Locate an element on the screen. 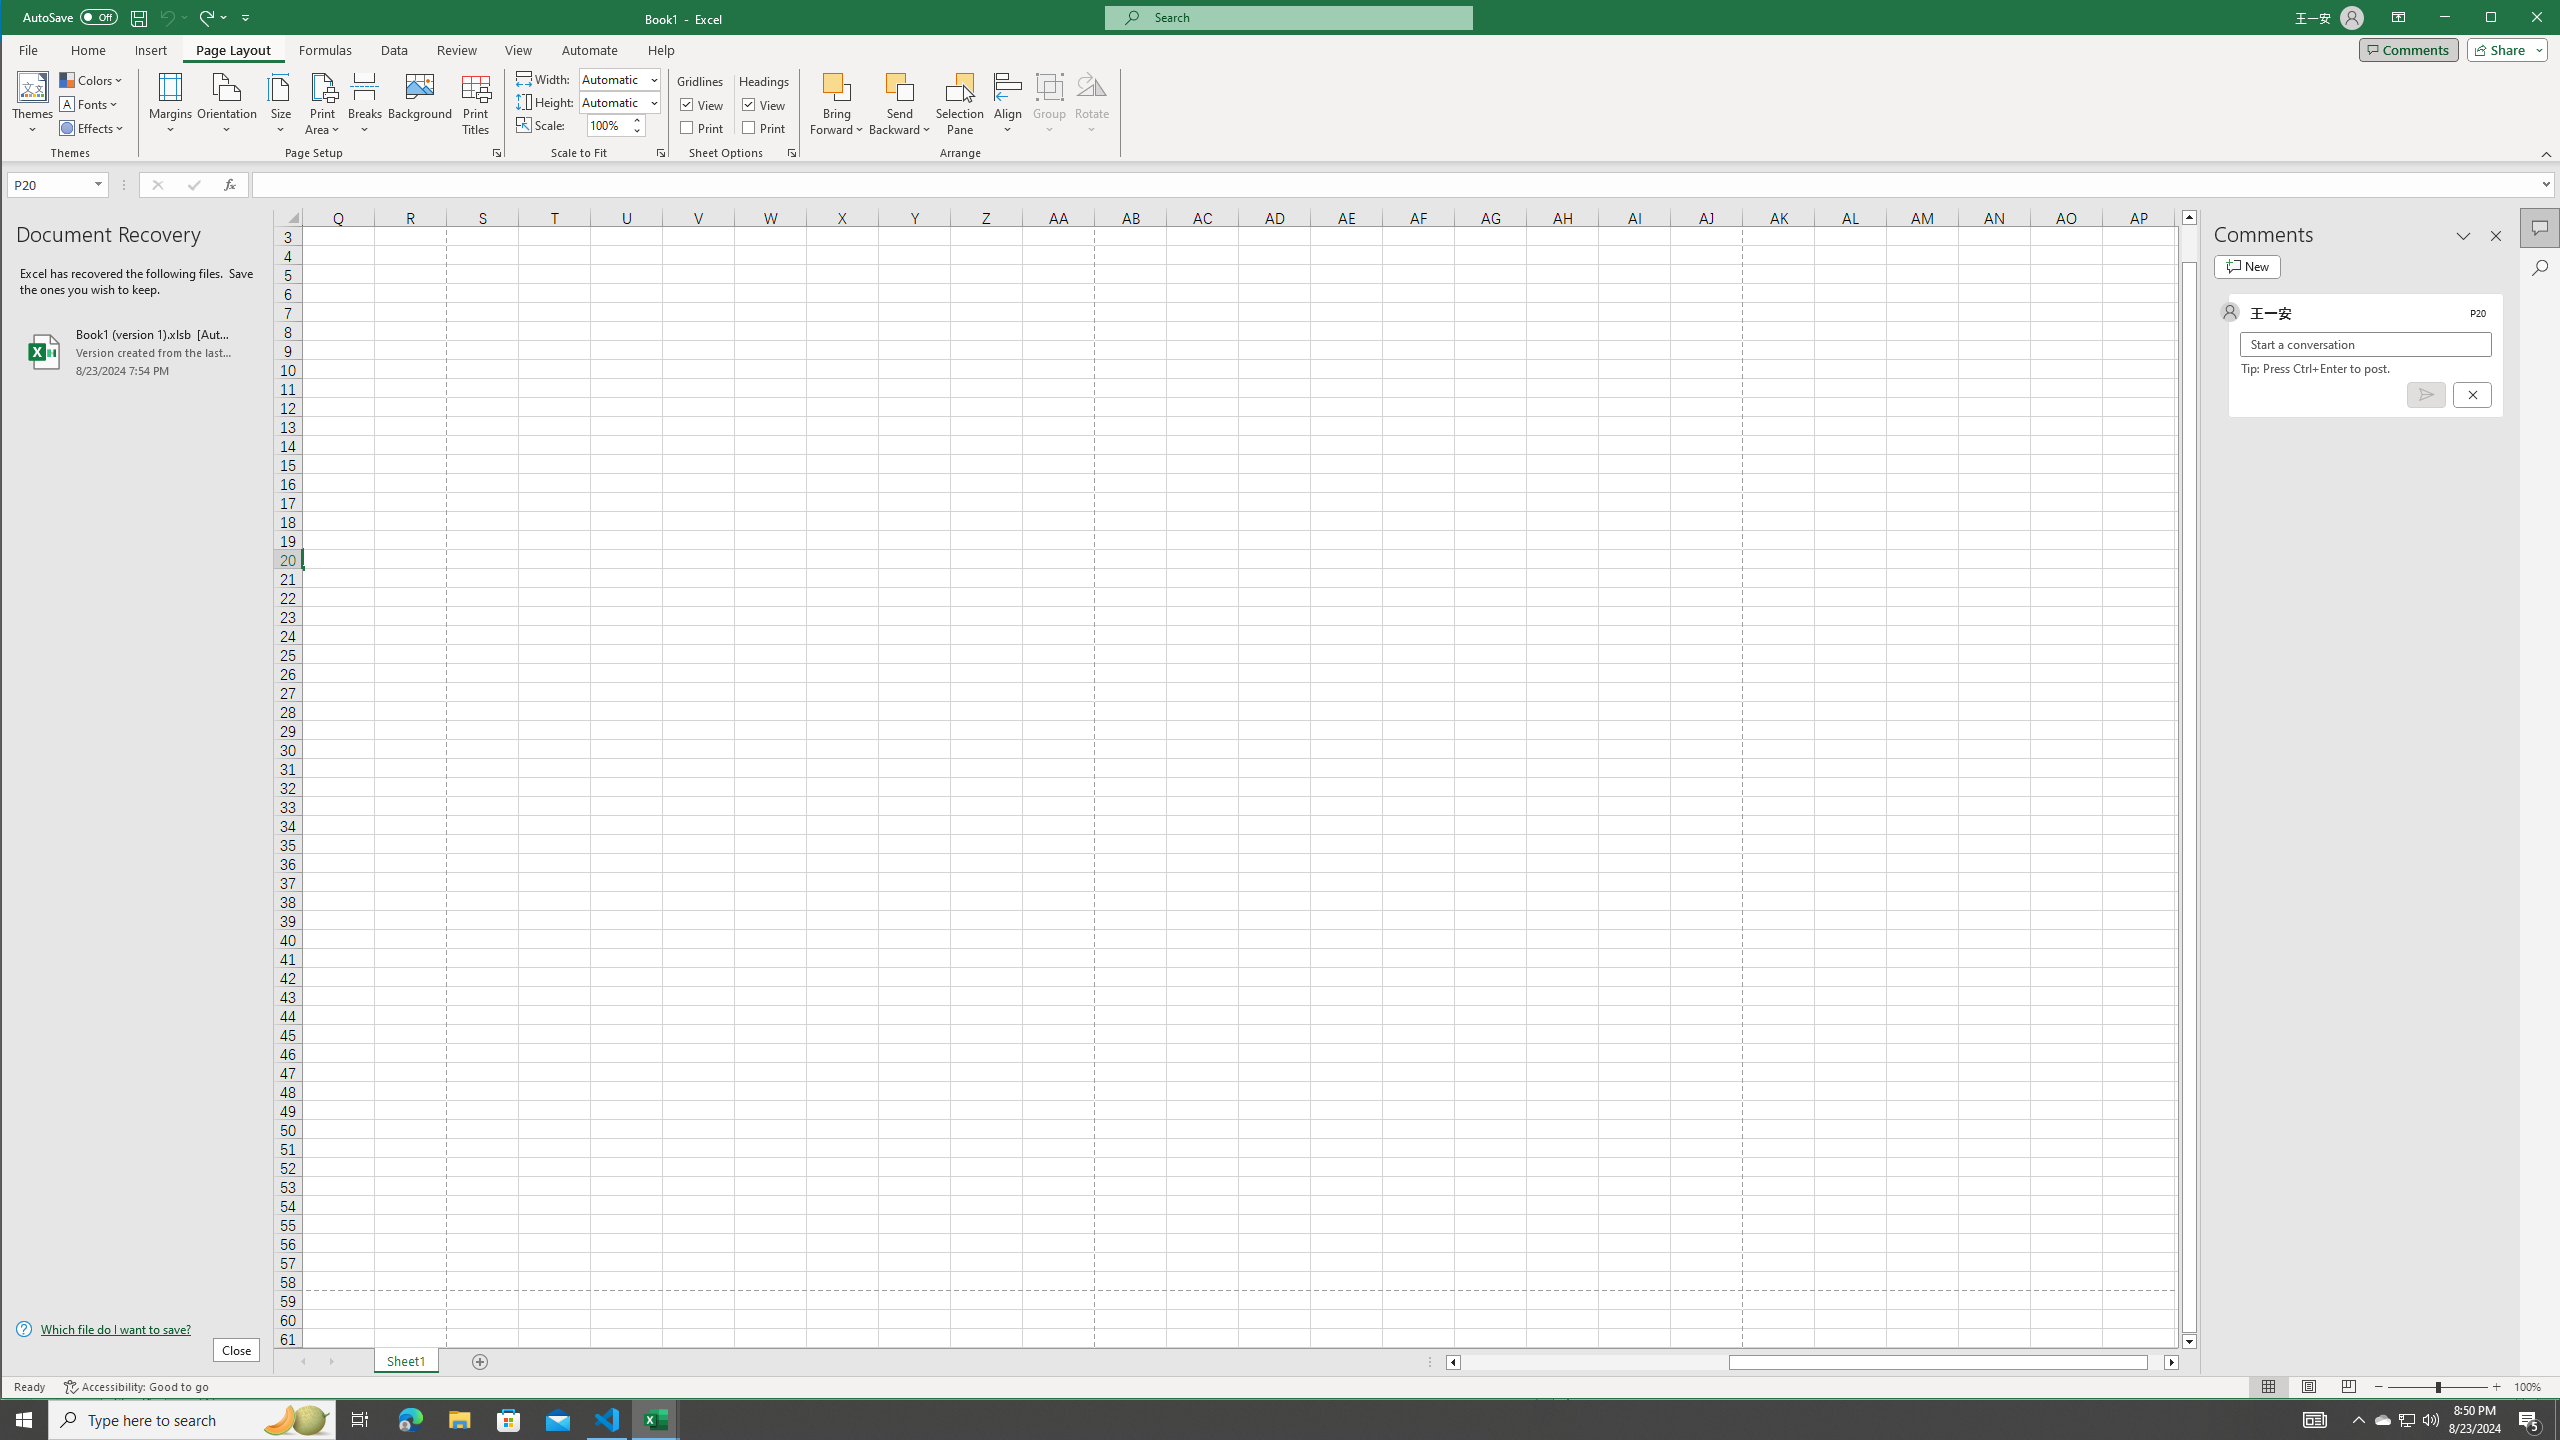 The width and height of the screenshot is (2560, 1440). 'Start a conversation' is located at coordinates (2364, 344).